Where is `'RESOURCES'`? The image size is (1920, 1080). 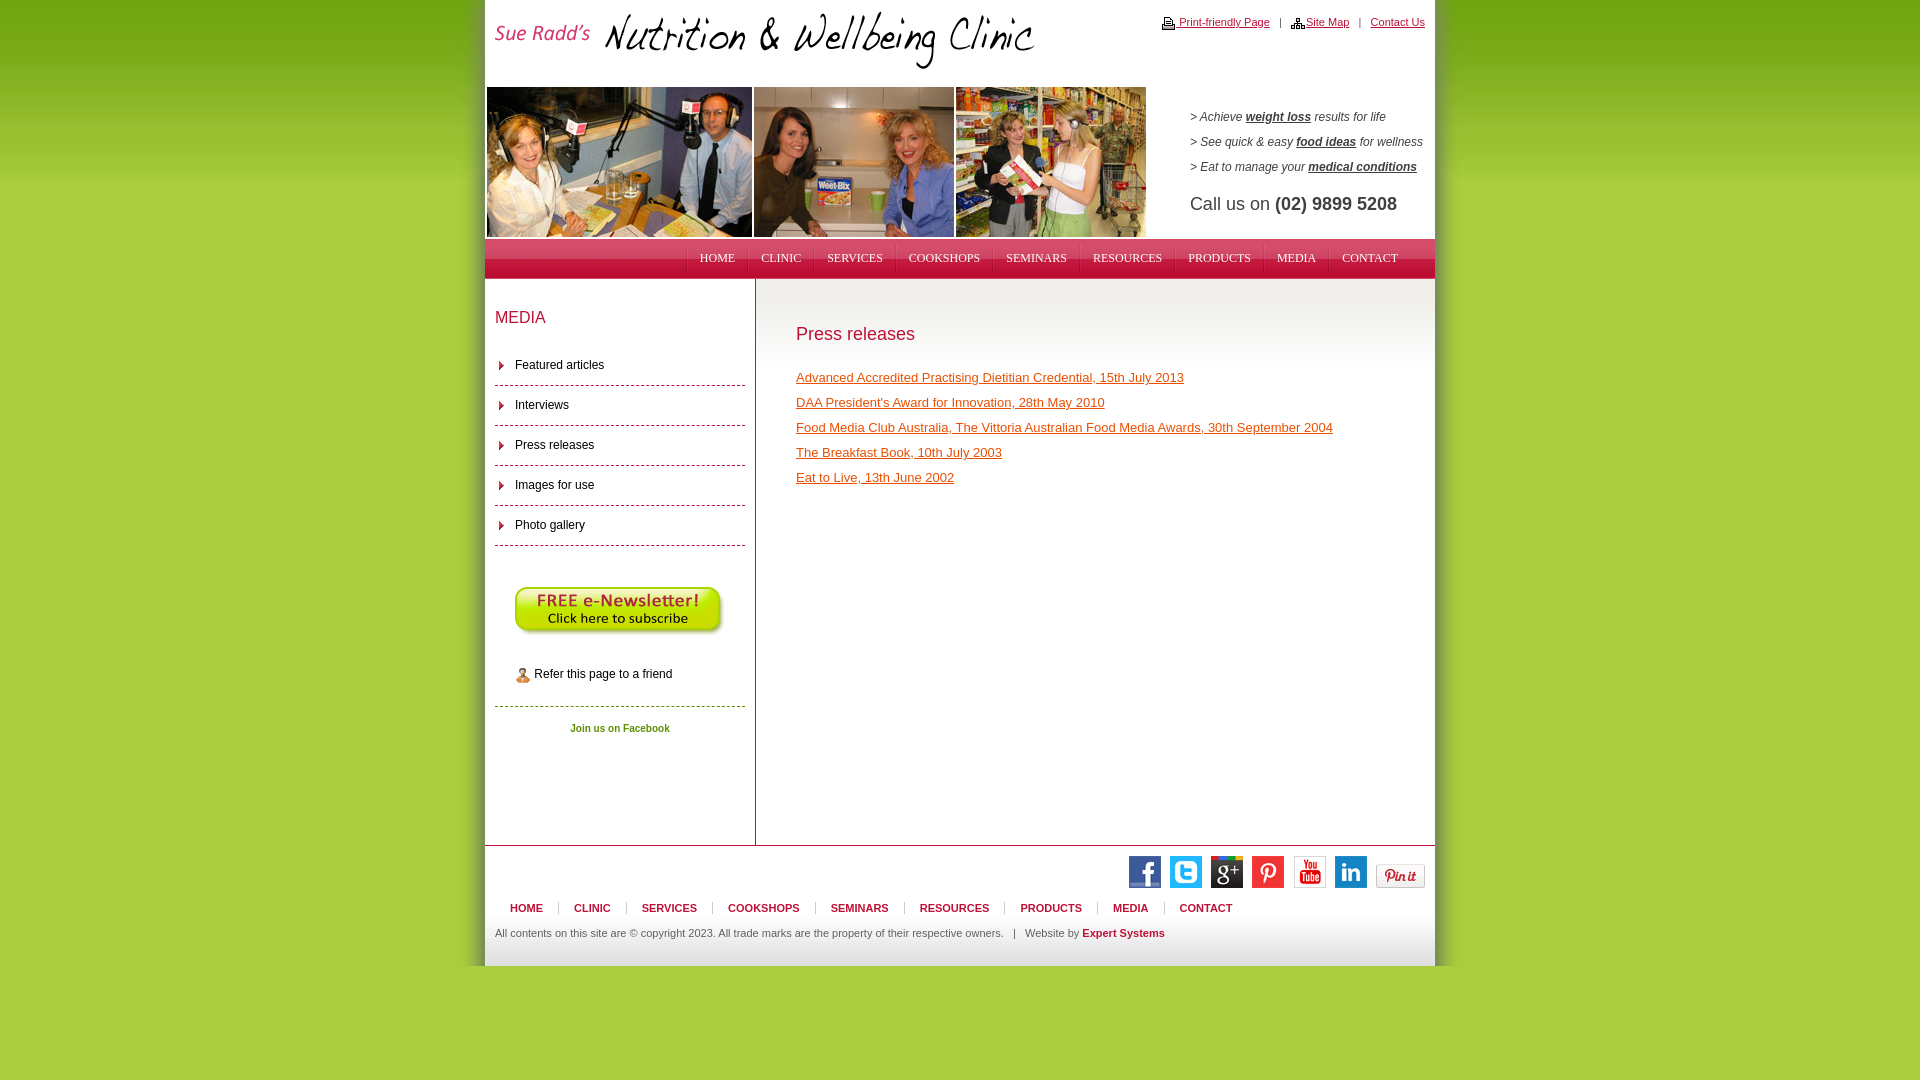
'RESOURCES' is located at coordinates (954, 907).